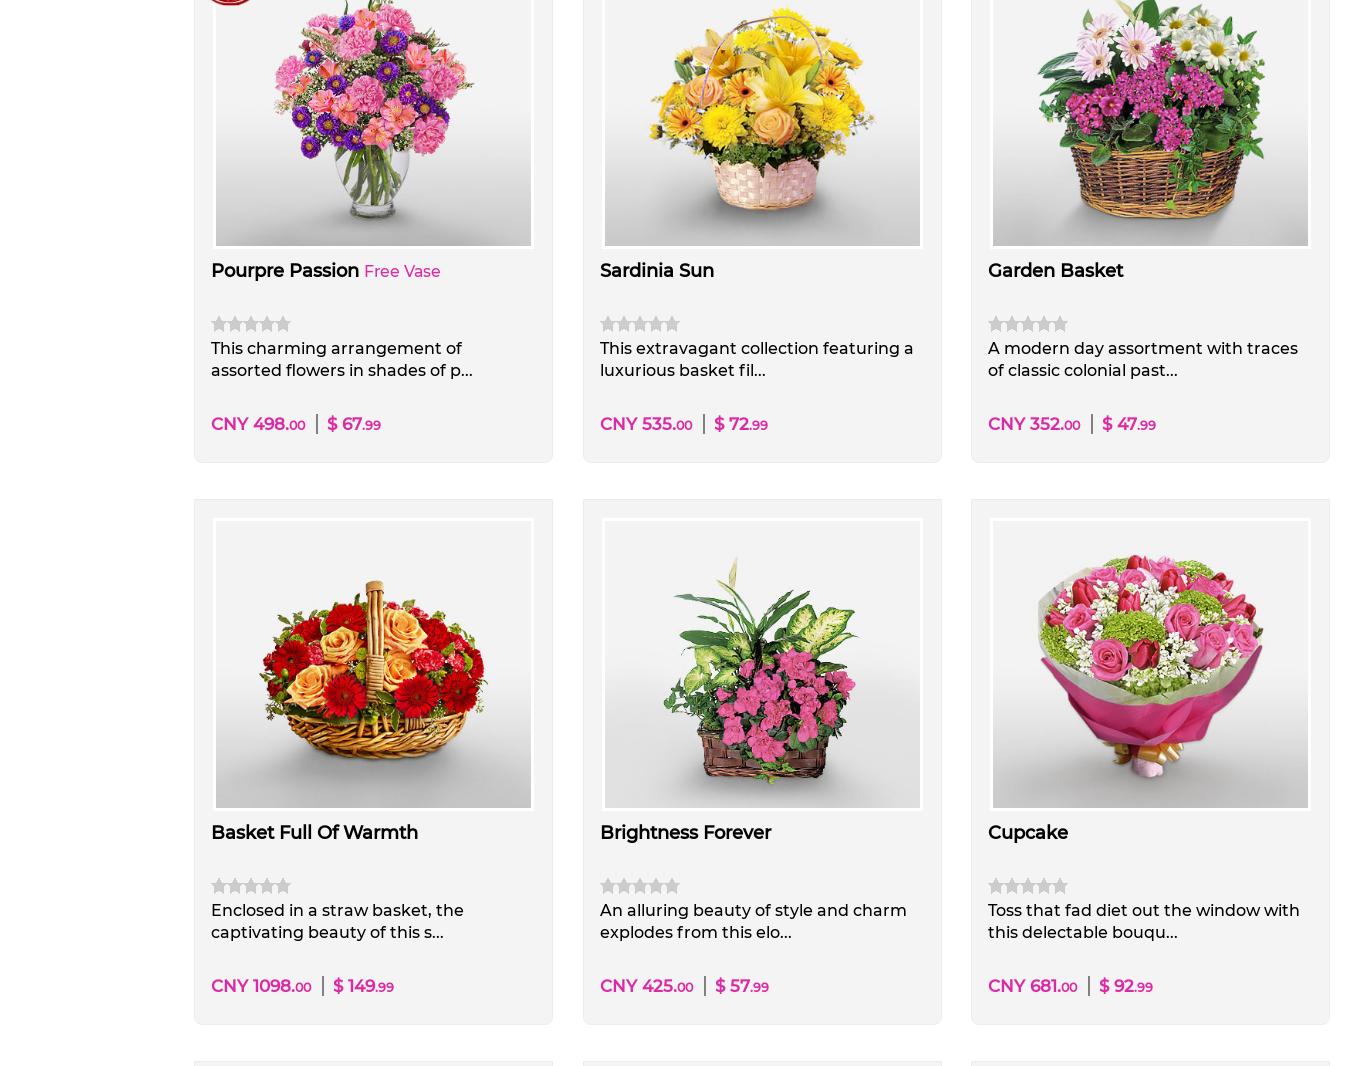 The width and height of the screenshot is (1350, 1066). I want to click on 'Cupcake', so click(1026, 832).